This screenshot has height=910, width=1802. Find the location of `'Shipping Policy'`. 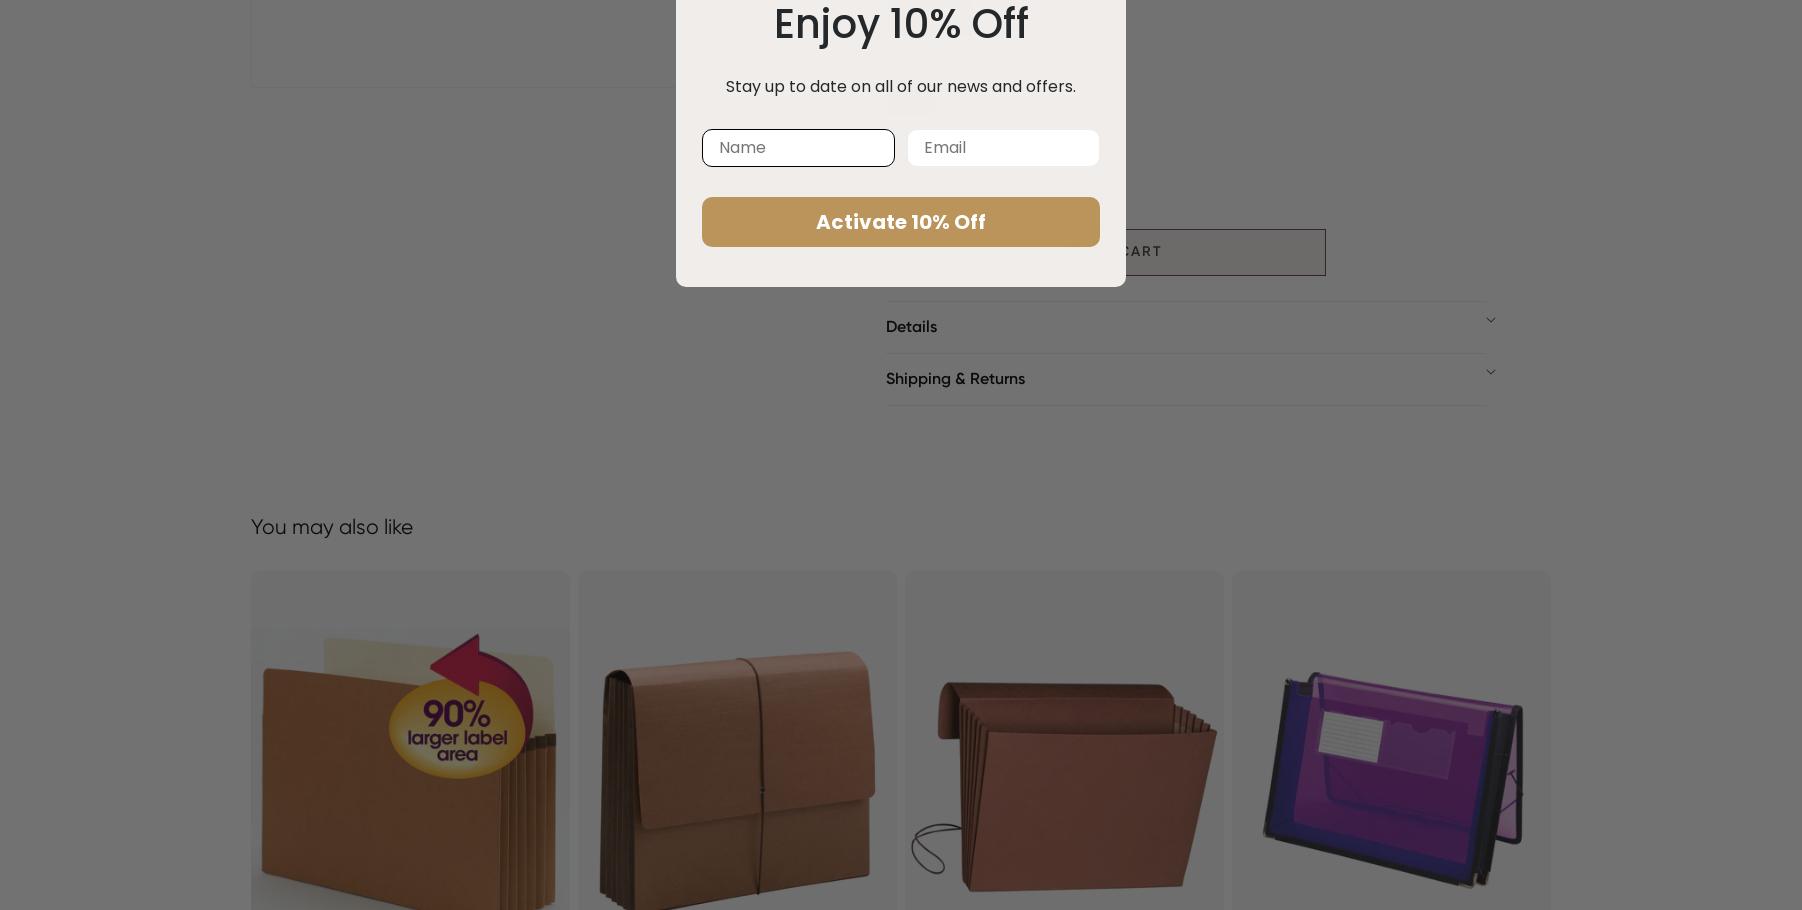

'Shipping Policy' is located at coordinates (941, 416).